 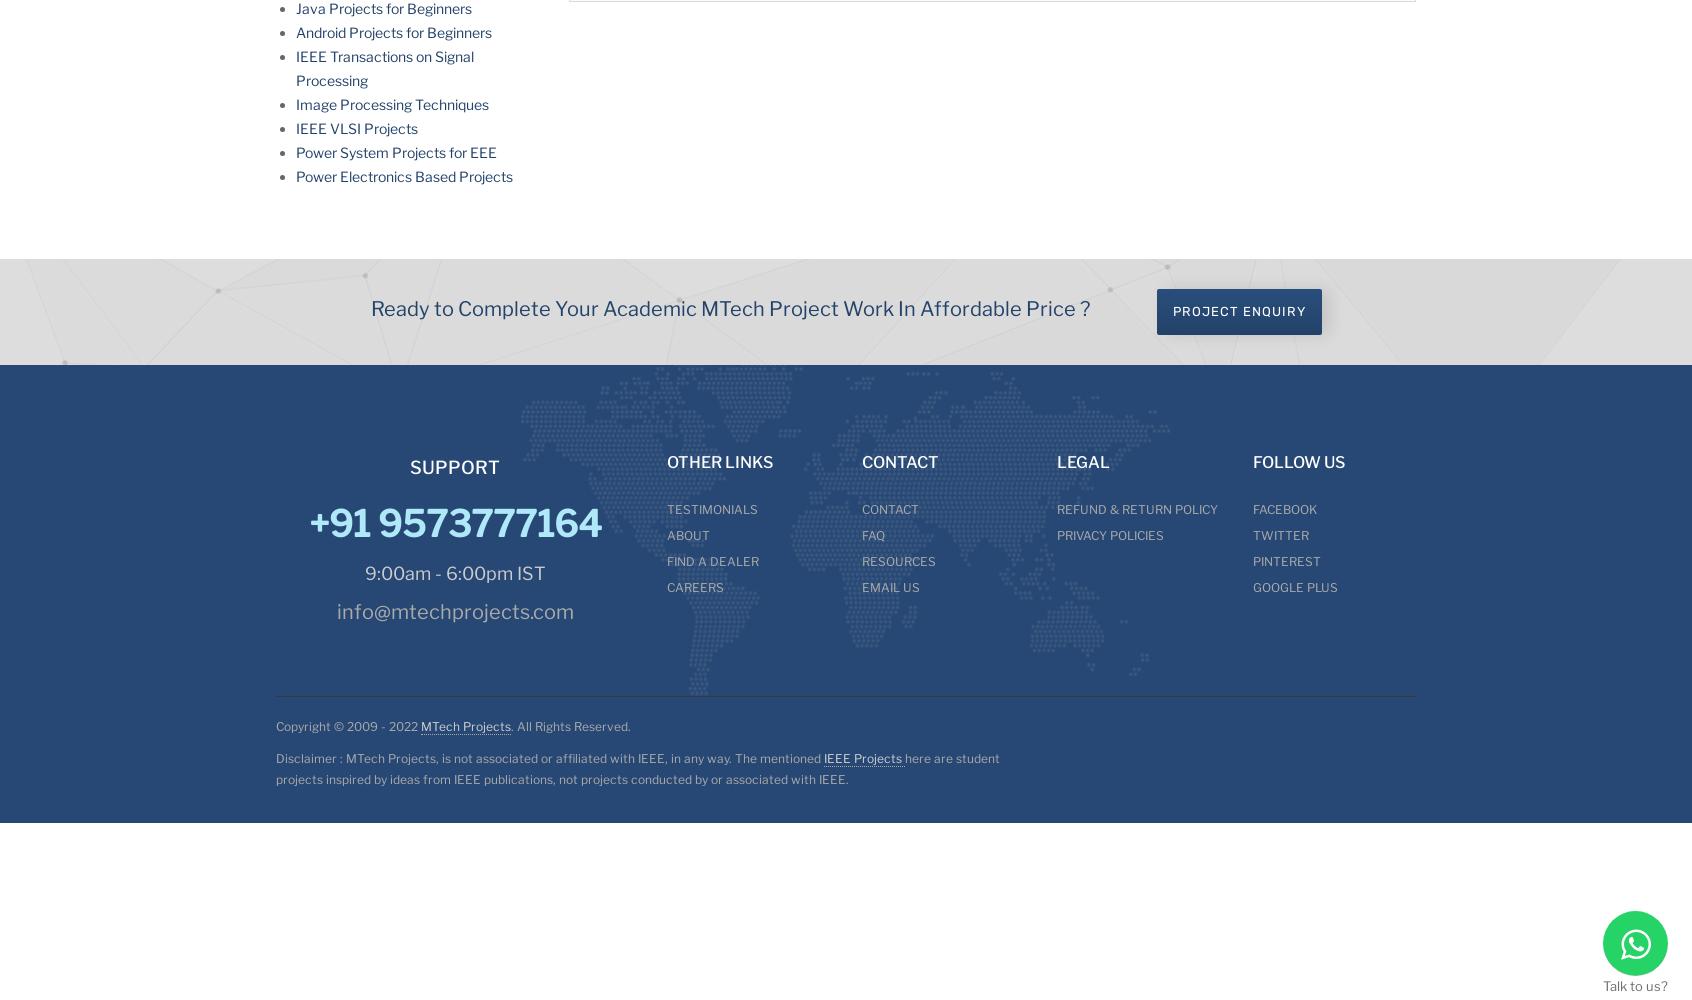 I want to click on 'REFUND & RETURN POLICY', so click(x=1136, y=509).